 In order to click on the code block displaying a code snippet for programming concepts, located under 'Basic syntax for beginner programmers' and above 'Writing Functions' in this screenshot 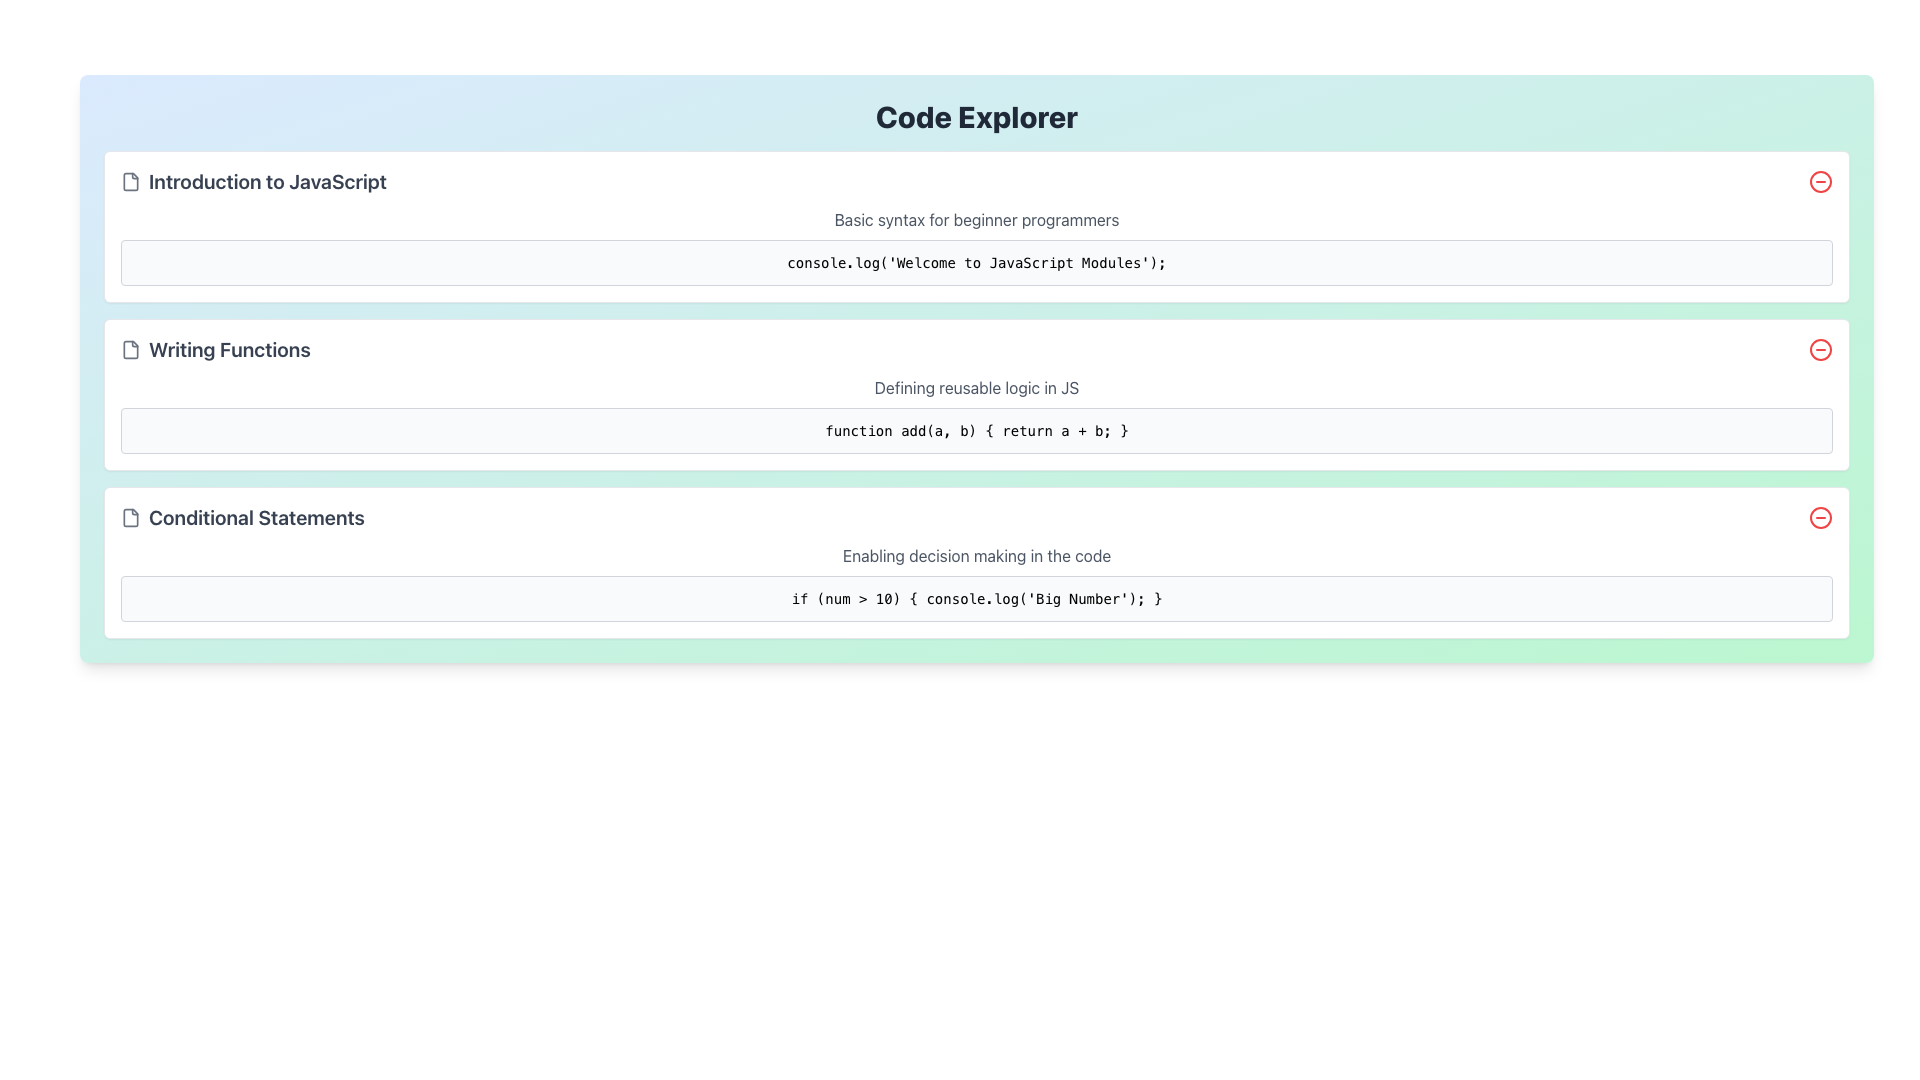, I will do `click(977, 261)`.